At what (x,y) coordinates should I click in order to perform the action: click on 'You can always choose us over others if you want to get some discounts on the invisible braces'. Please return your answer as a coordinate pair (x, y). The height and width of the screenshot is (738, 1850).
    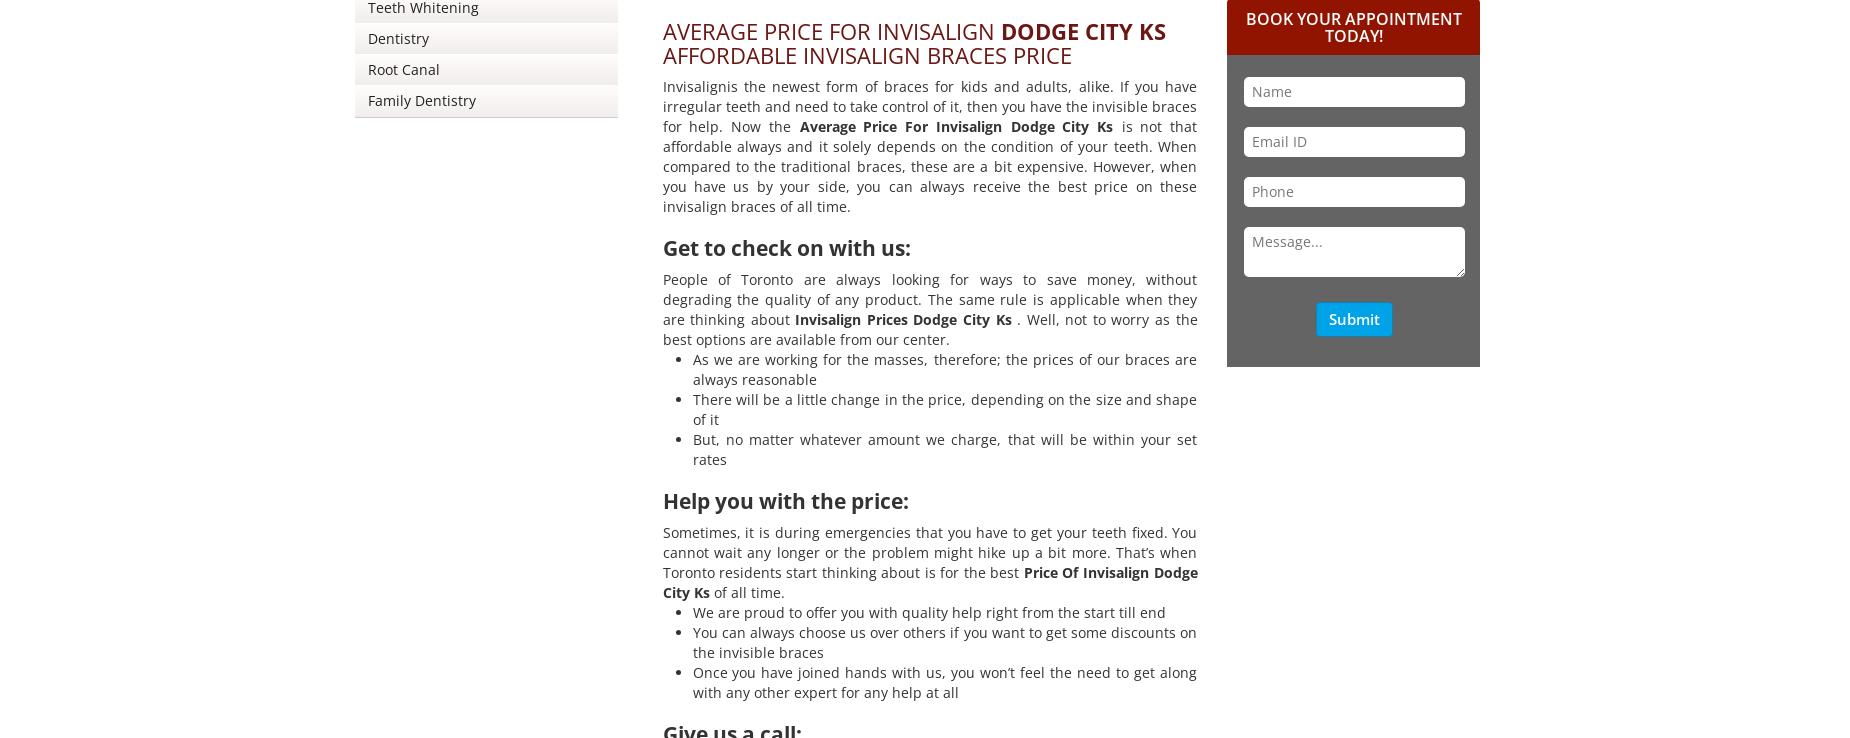
    Looking at the image, I should click on (943, 642).